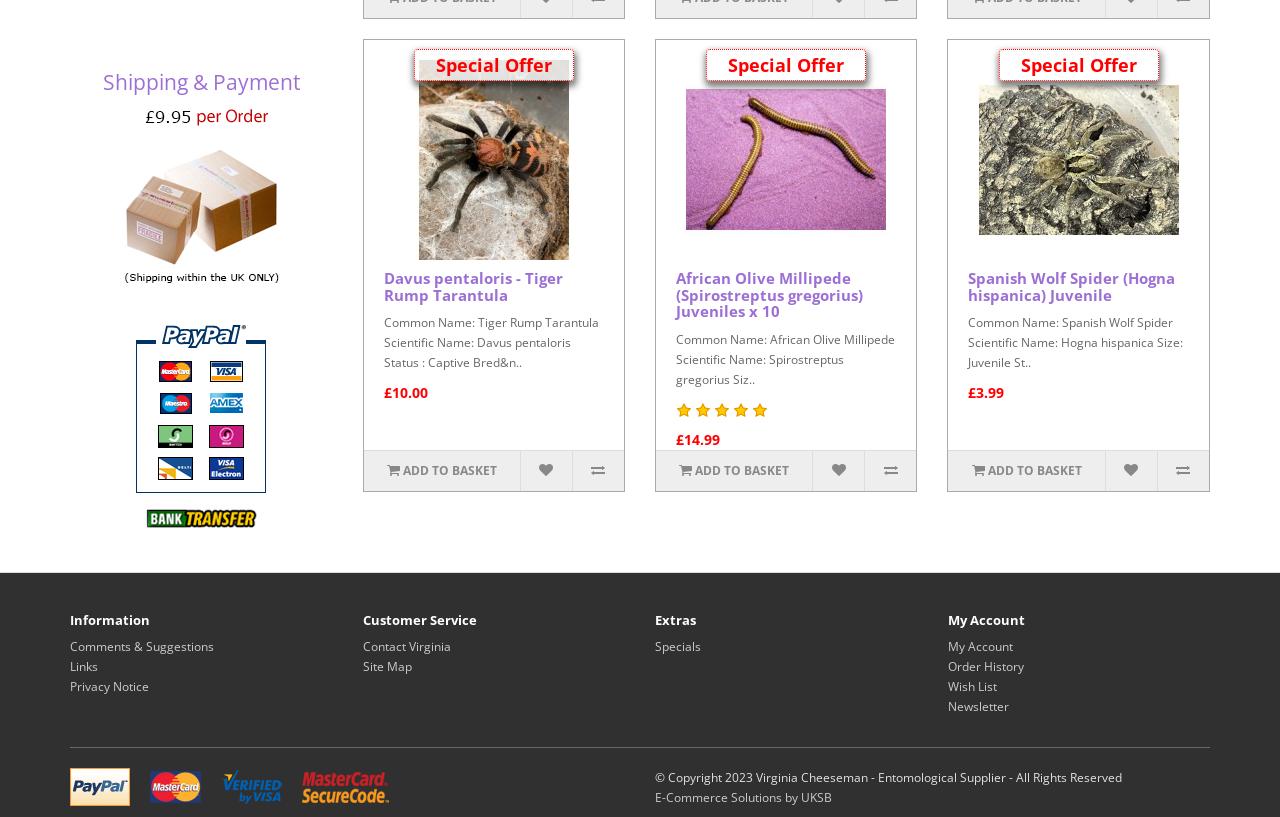 The width and height of the screenshot is (1280, 817). What do you see at coordinates (678, 646) in the screenshot?
I see `'Specials'` at bounding box center [678, 646].